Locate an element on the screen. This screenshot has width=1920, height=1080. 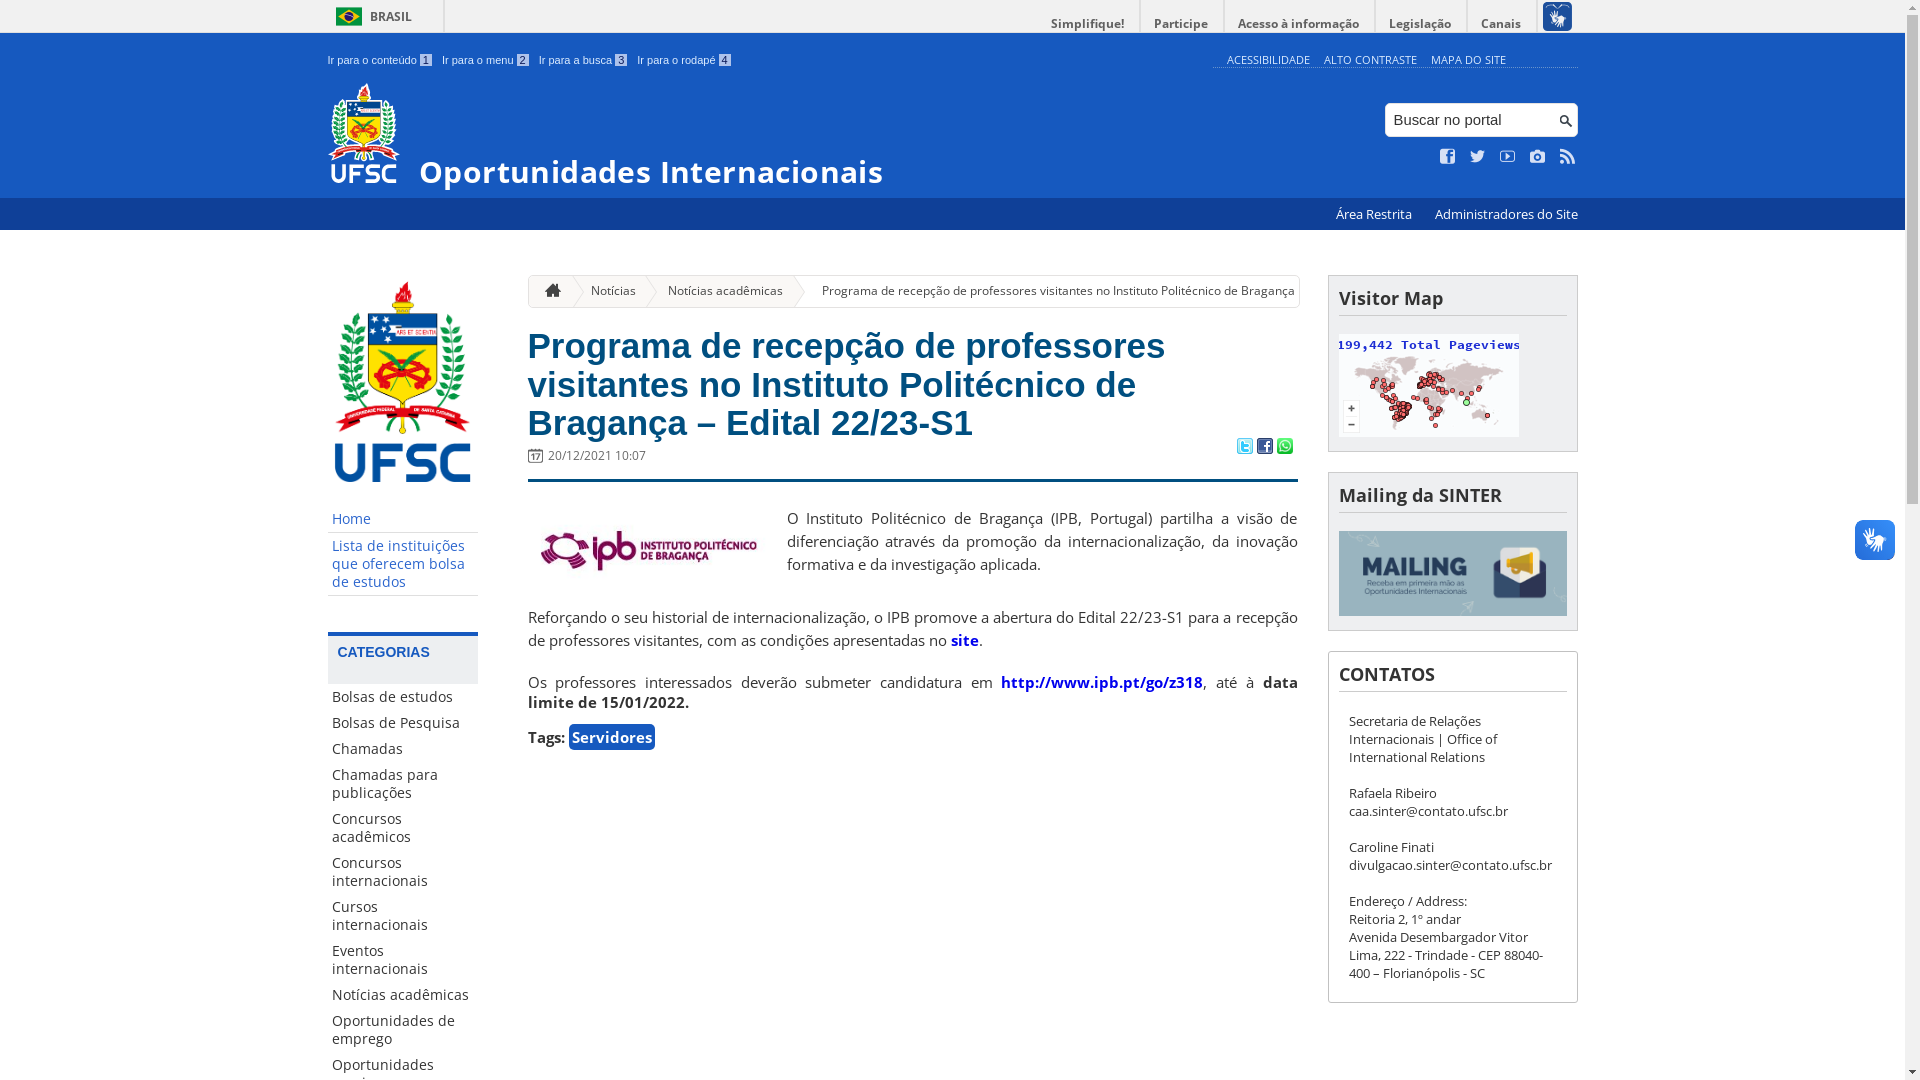
'Visit tracker' is located at coordinates (1427, 430).